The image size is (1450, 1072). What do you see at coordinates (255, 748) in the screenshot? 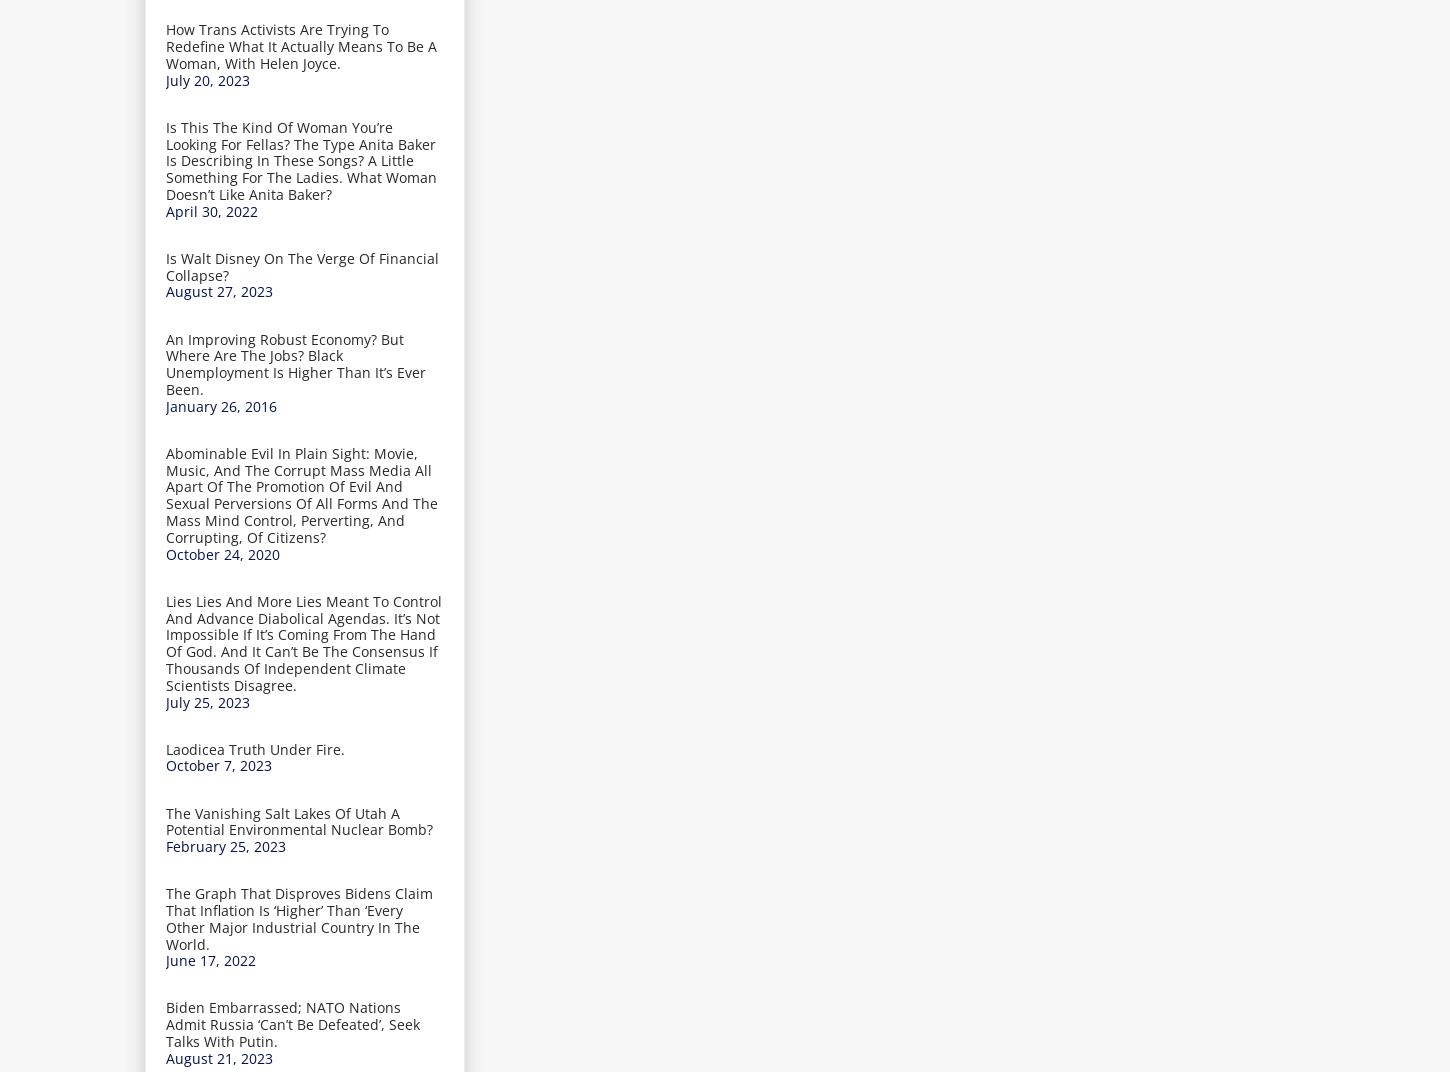
I see `'Laodicea Truth Under Fire.'` at bounding box center [255, 748].